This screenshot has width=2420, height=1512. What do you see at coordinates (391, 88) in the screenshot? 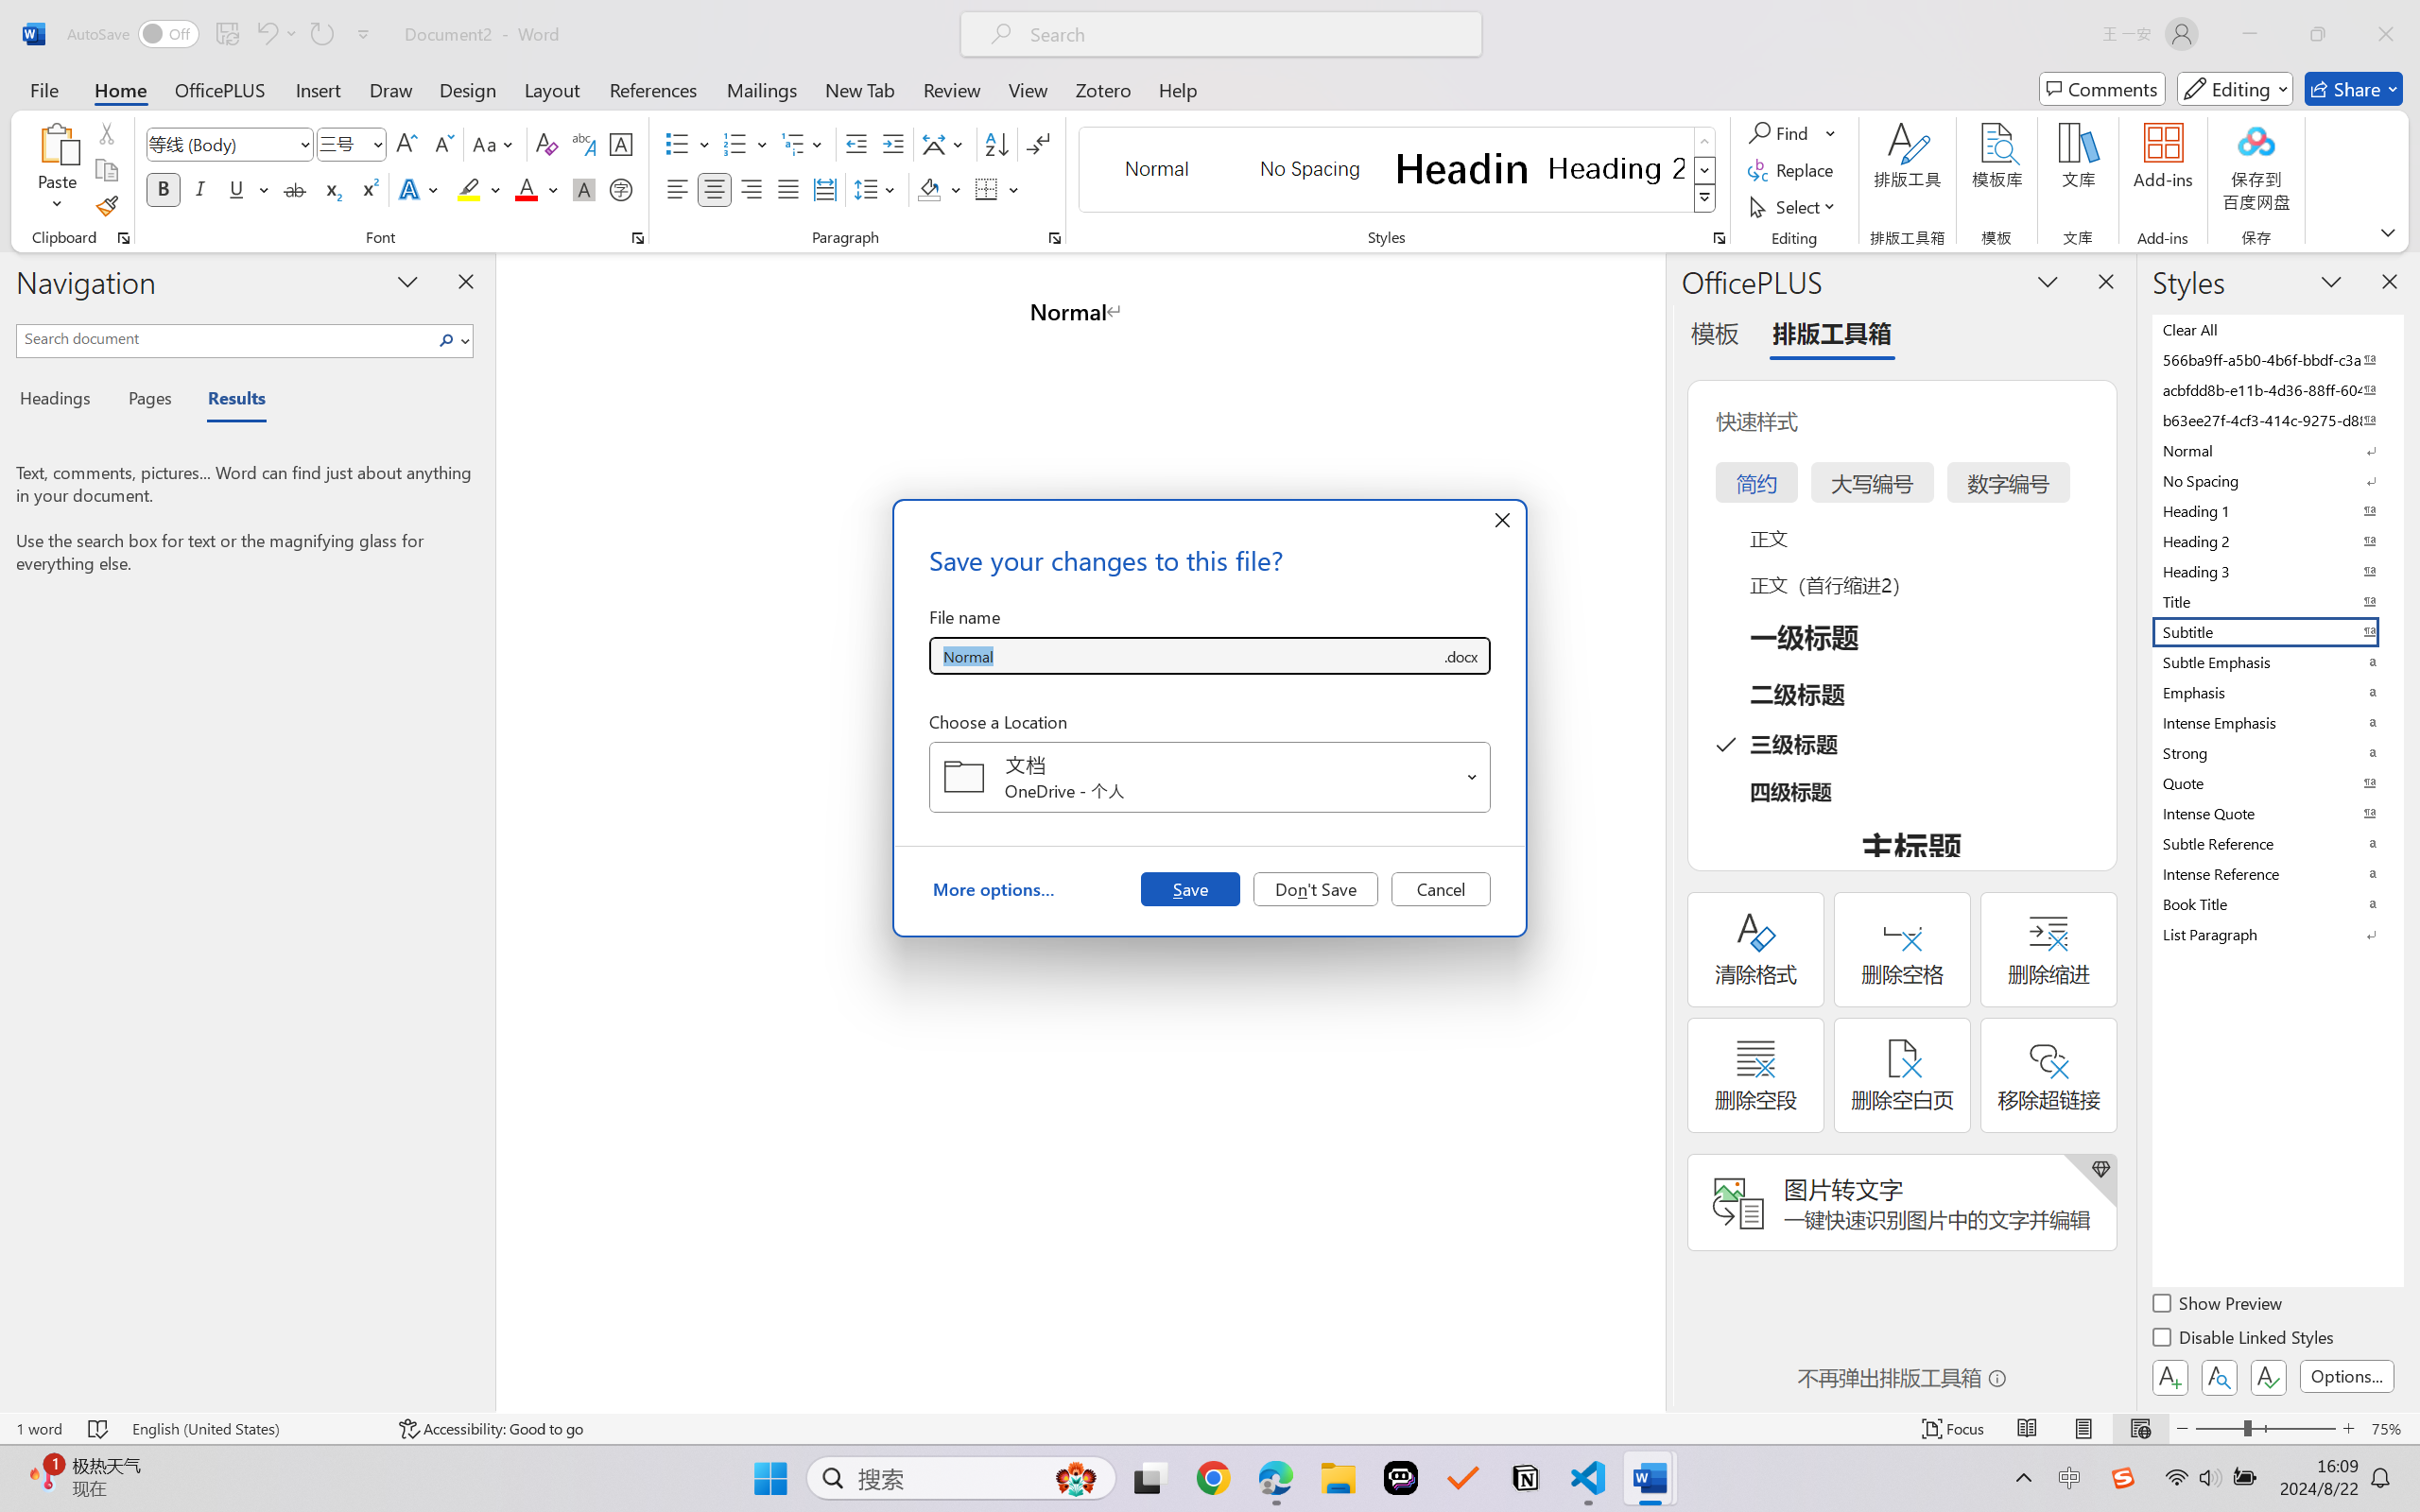
I see `'Draw'` at bounding box center [391, 88].